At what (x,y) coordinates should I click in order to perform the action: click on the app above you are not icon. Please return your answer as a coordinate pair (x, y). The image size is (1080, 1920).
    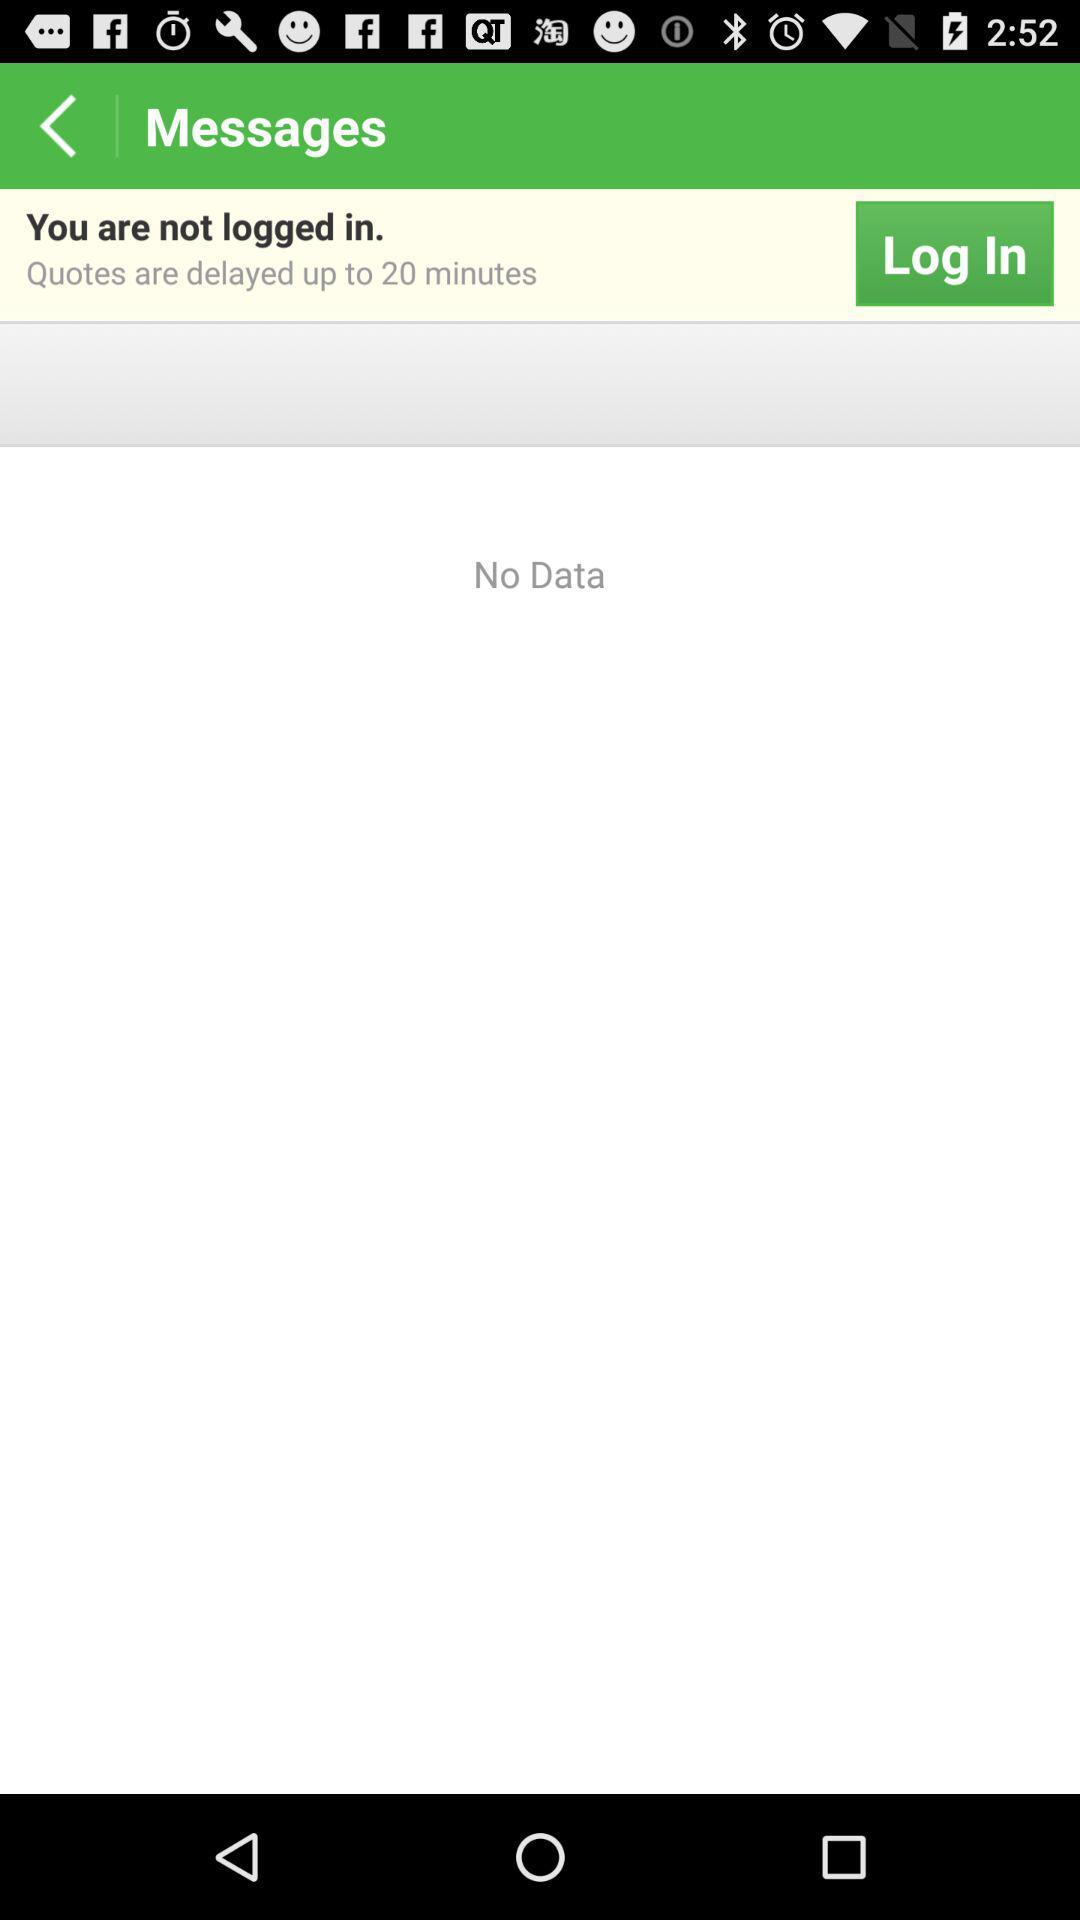
    Looking at the image, I should click on (56, 124).